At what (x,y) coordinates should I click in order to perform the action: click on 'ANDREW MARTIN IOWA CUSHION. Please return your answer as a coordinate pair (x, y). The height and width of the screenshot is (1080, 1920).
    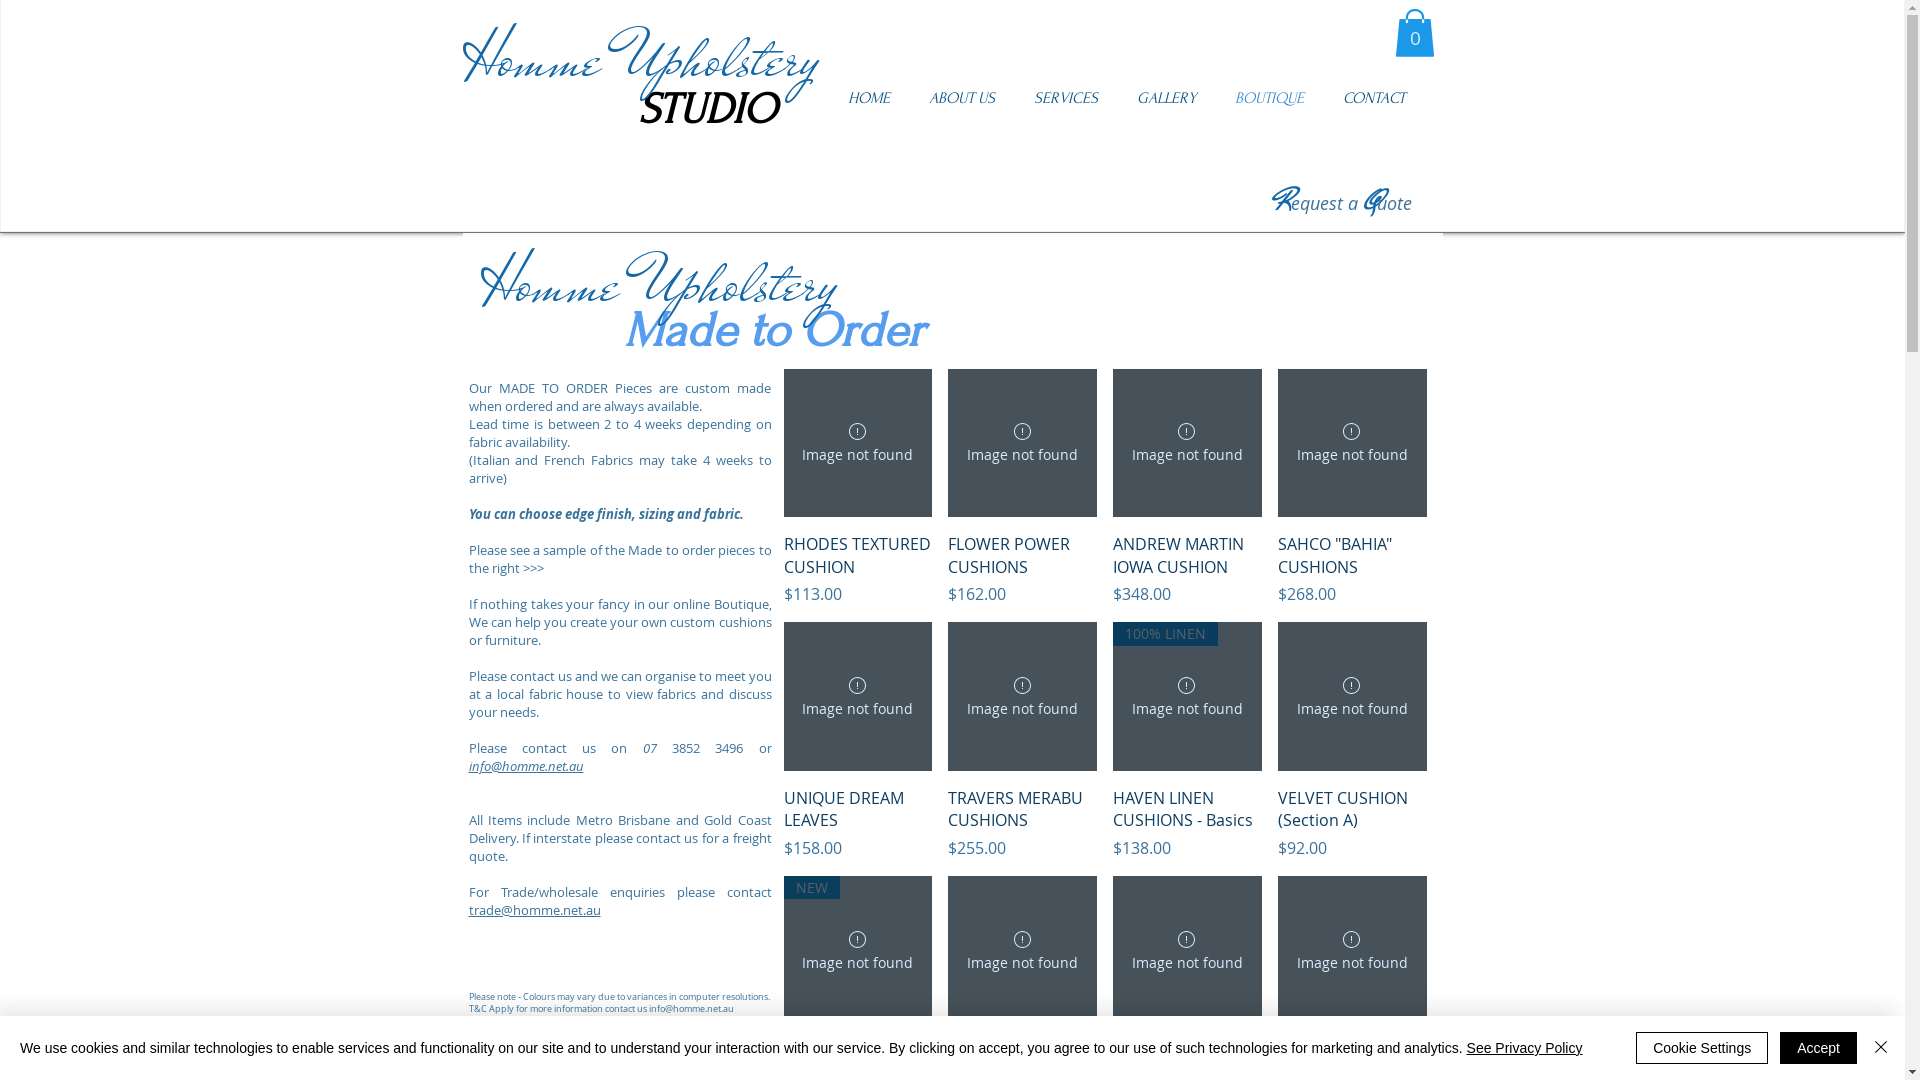
    Looking at the image, I should click on (1187, 569).